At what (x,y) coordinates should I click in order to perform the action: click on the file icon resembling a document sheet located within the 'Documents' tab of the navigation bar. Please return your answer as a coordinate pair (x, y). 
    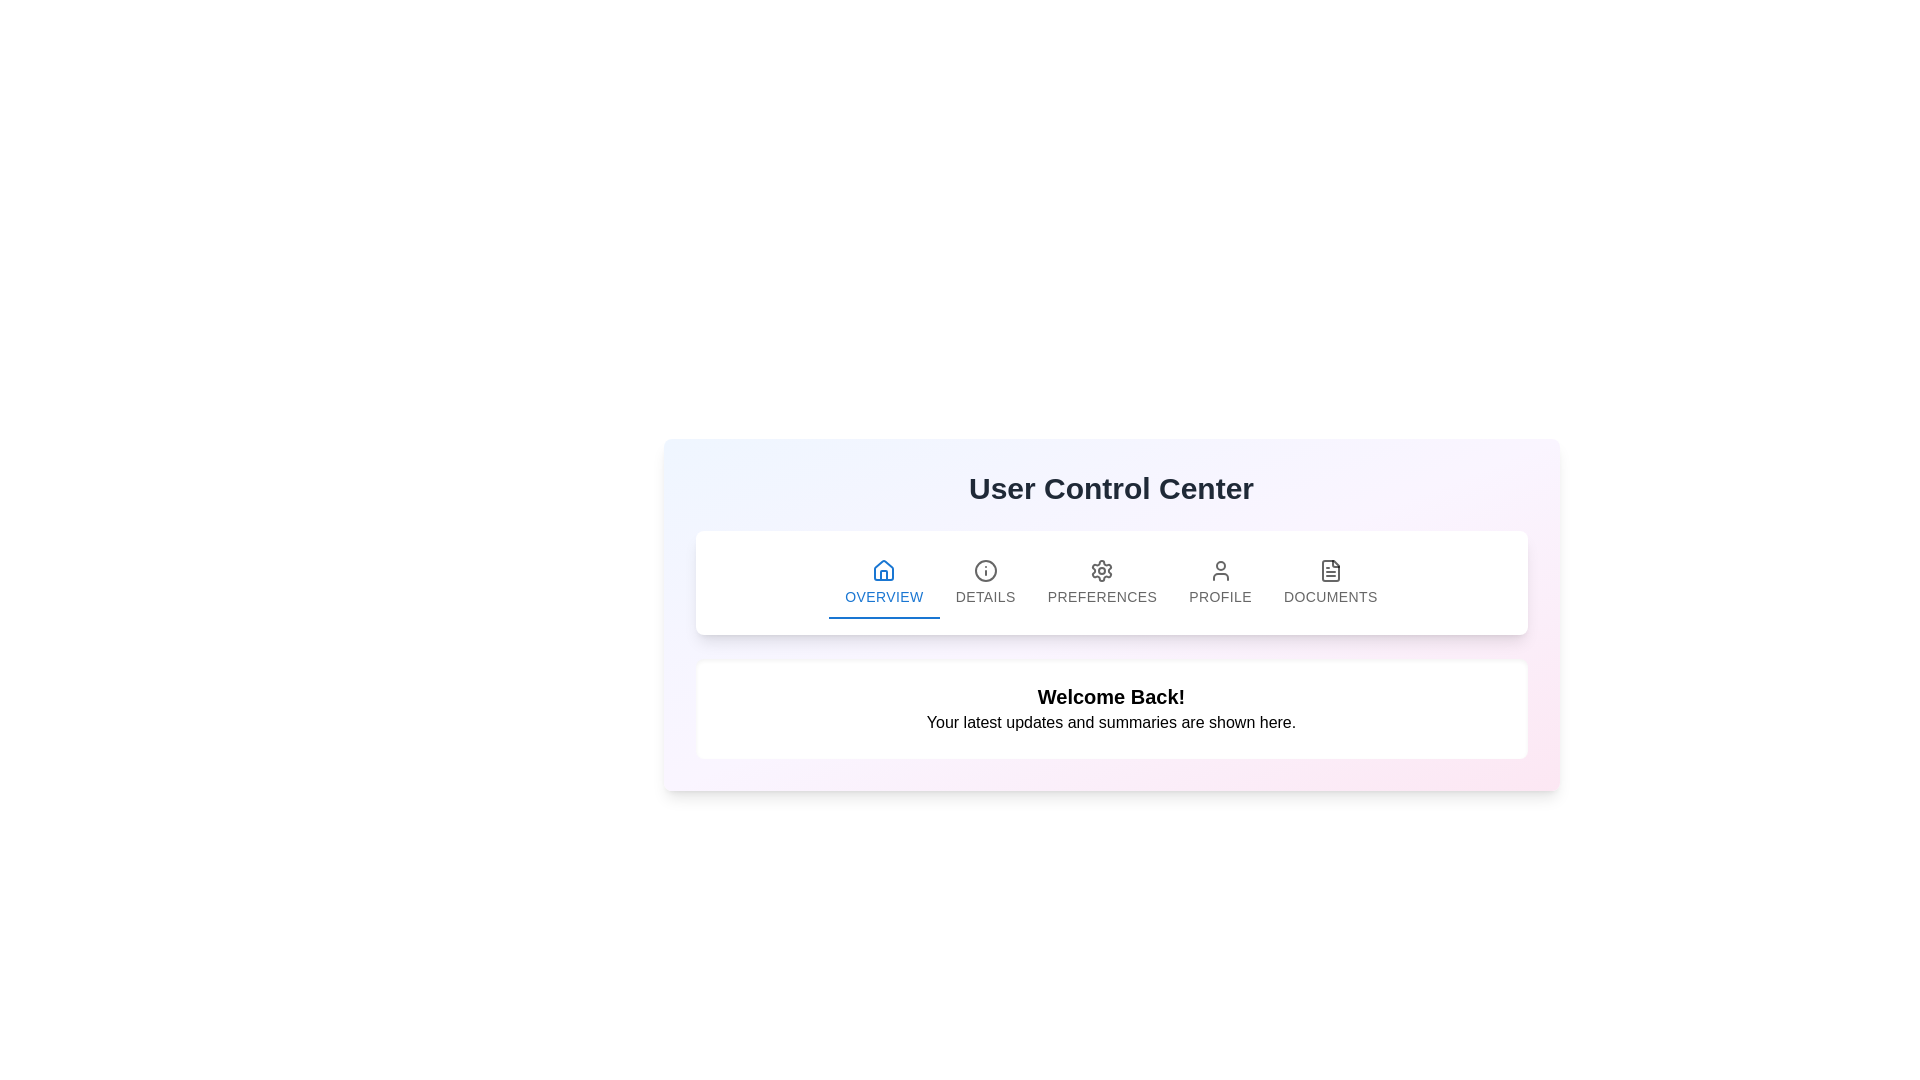
    Looking at the image, I should click on (1330, 571).